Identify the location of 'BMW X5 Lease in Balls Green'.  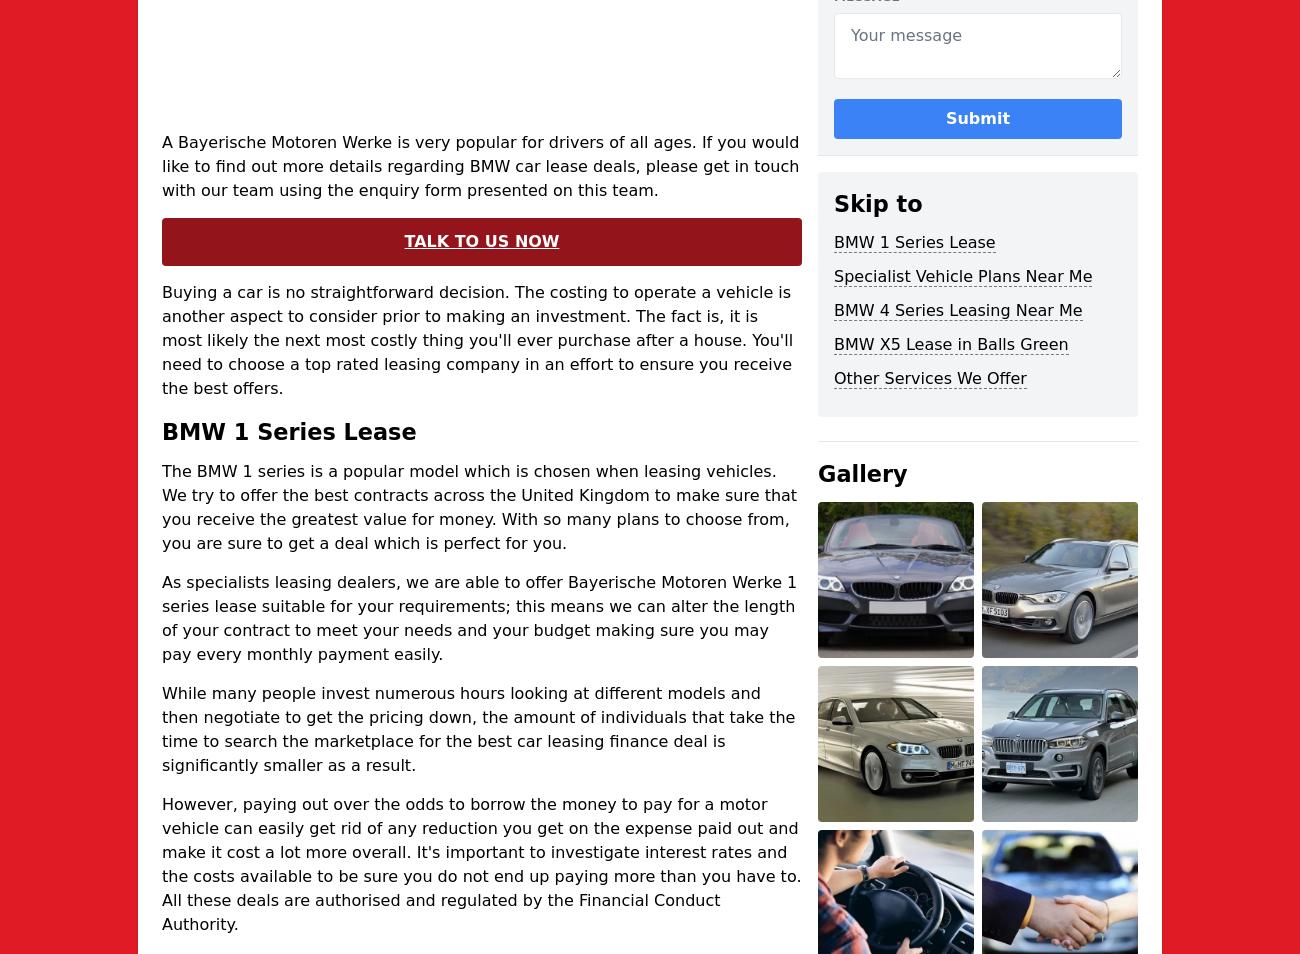
(950, 344).